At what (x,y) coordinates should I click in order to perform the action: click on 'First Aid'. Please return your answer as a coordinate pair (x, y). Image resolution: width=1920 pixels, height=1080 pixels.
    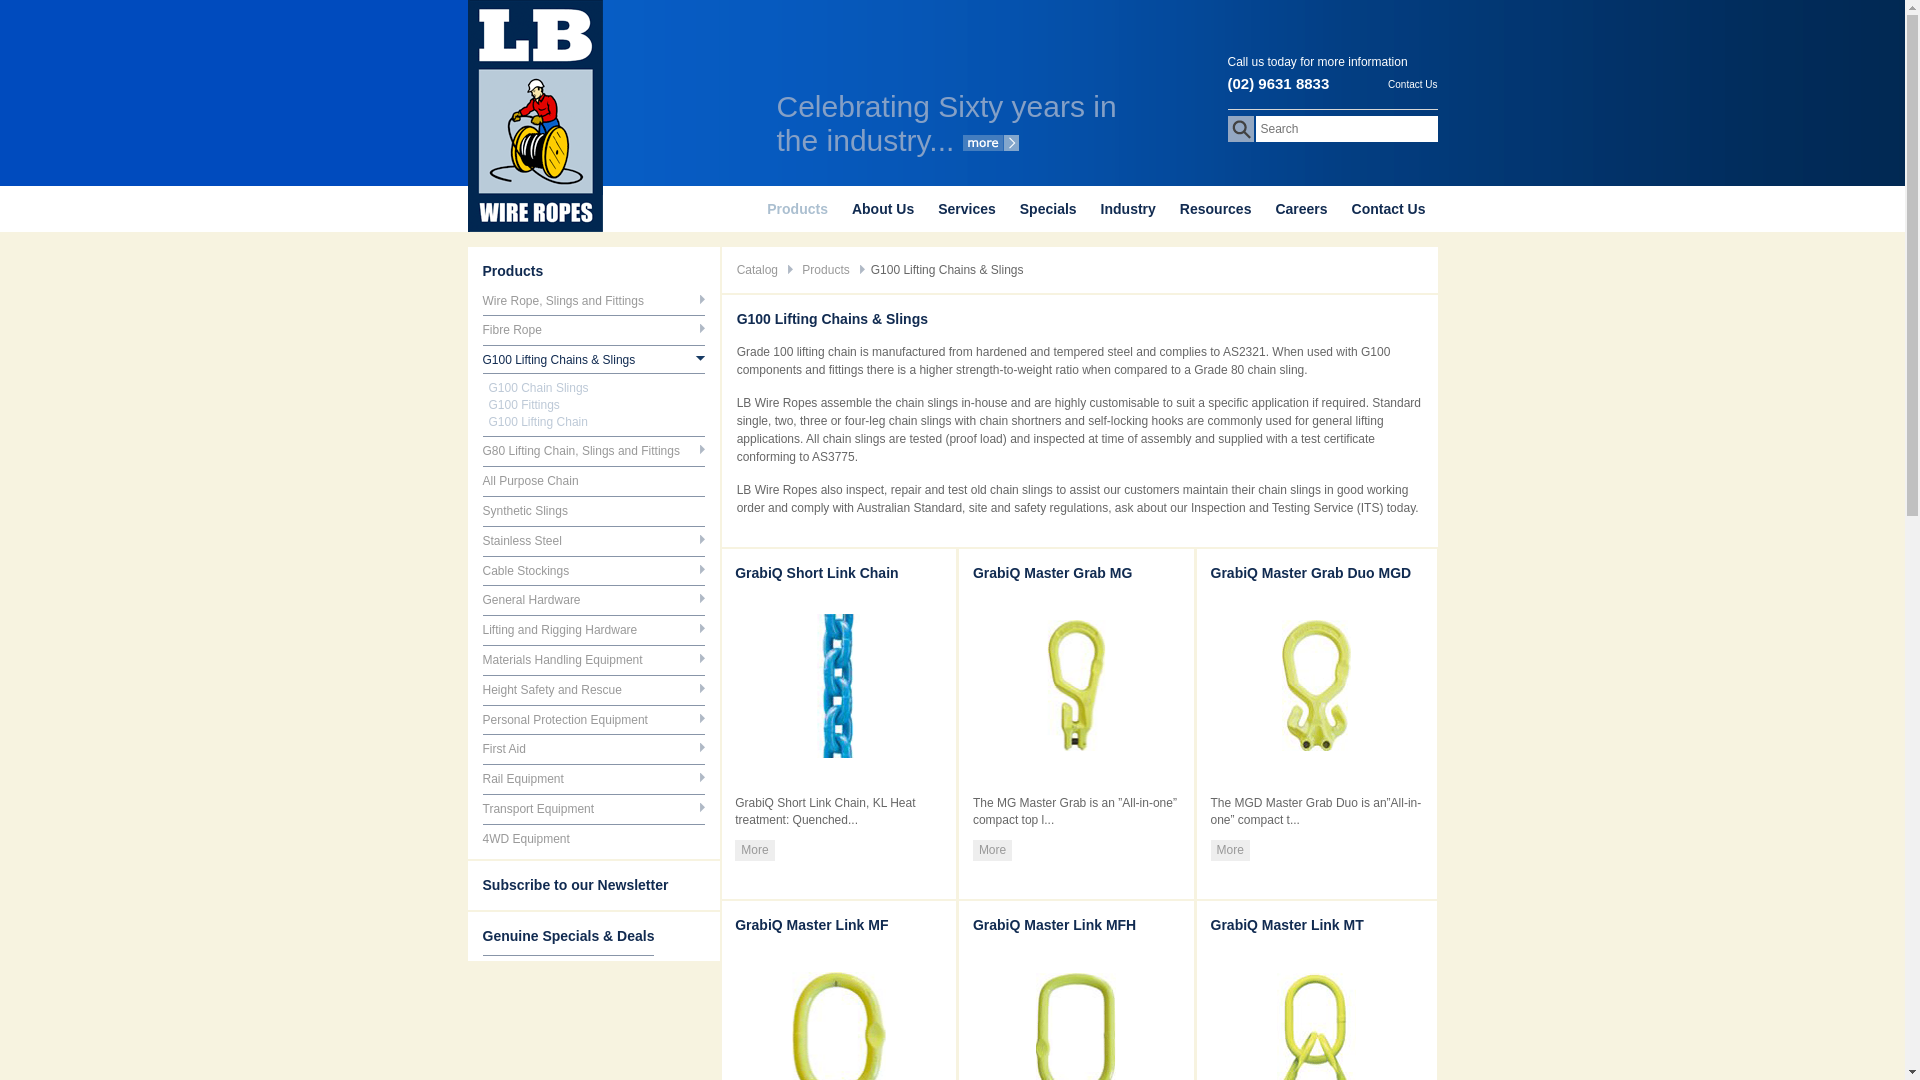
    Looking at the image, I should click on (503, 748).